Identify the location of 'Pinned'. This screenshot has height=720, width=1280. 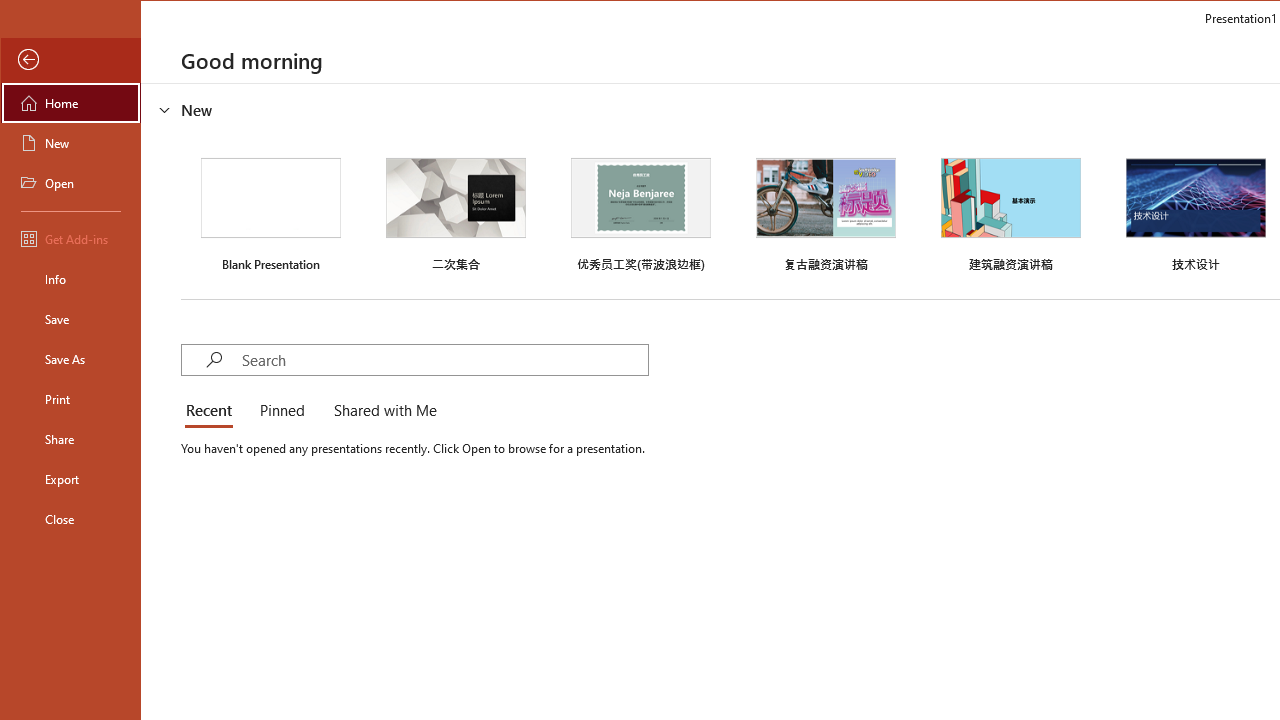
(280, 410).